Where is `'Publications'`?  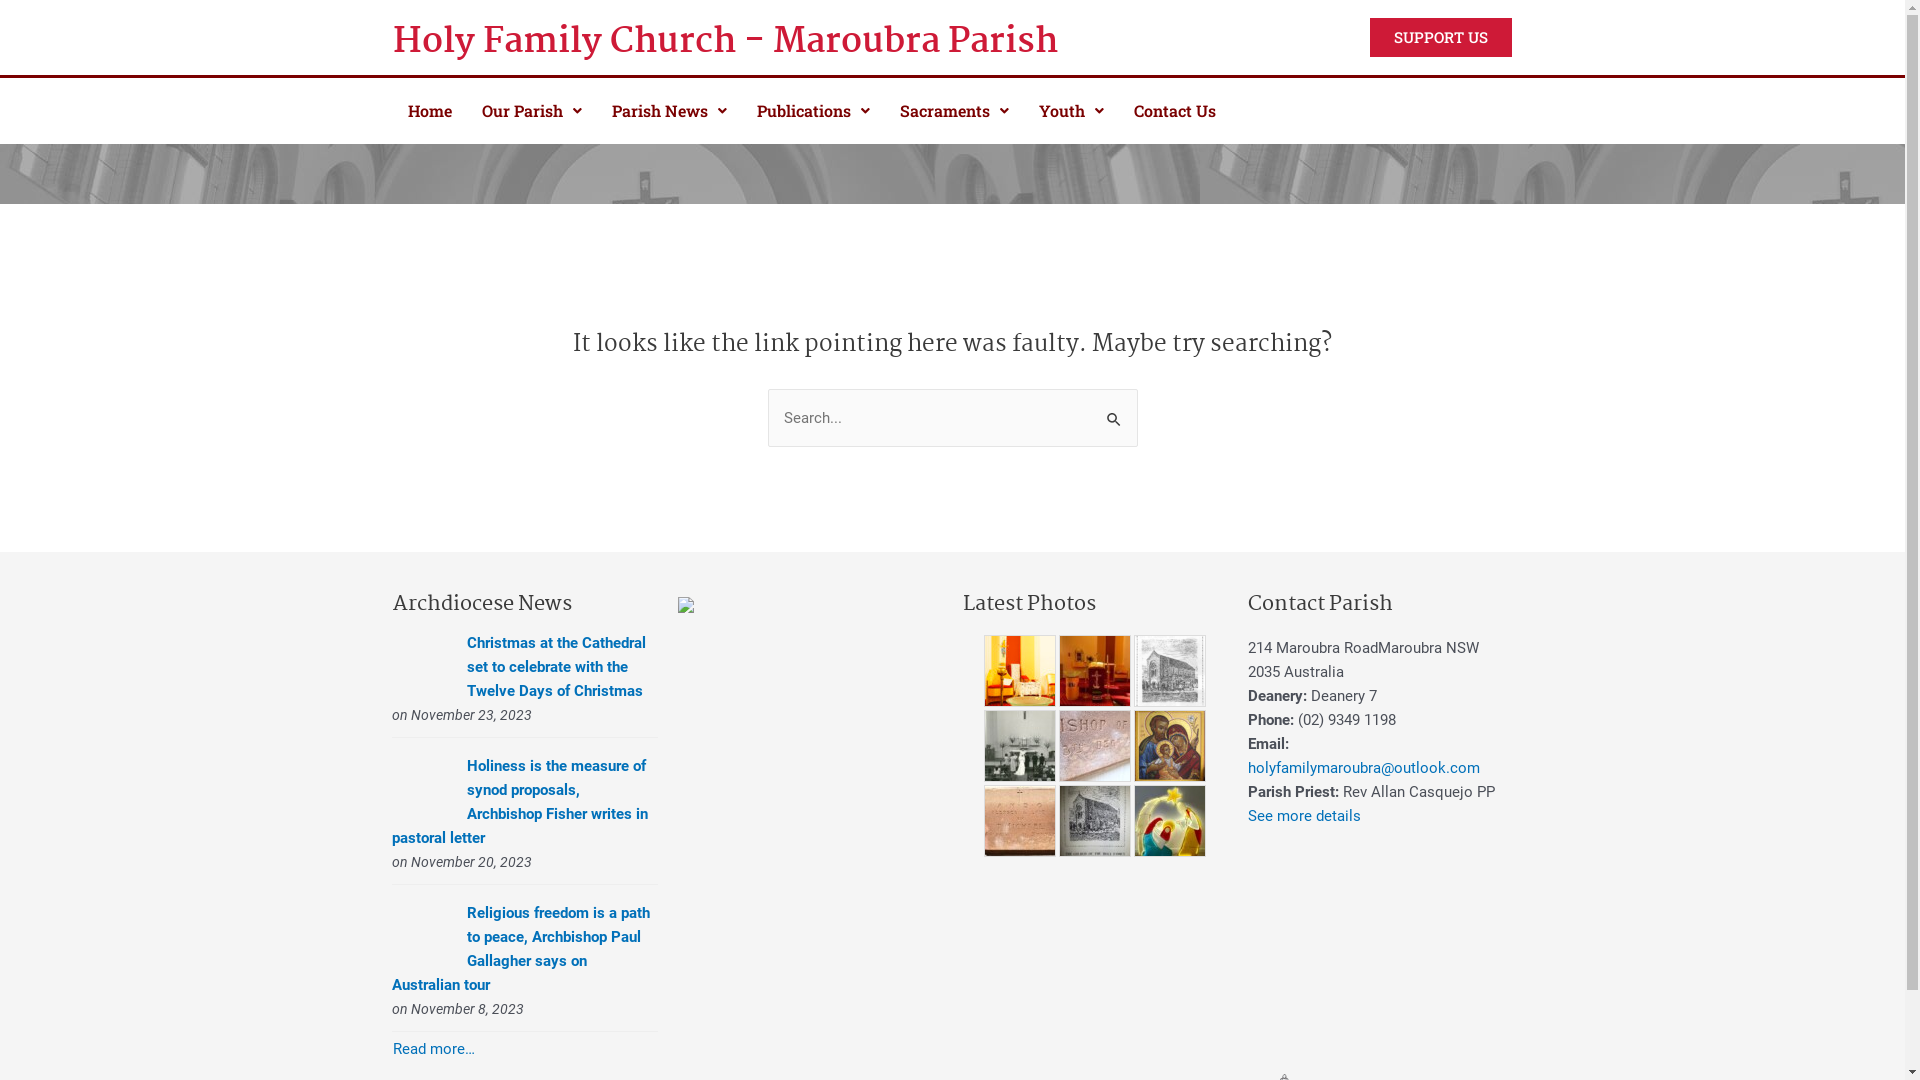
'Publications' is located at coordinates (813, 111).